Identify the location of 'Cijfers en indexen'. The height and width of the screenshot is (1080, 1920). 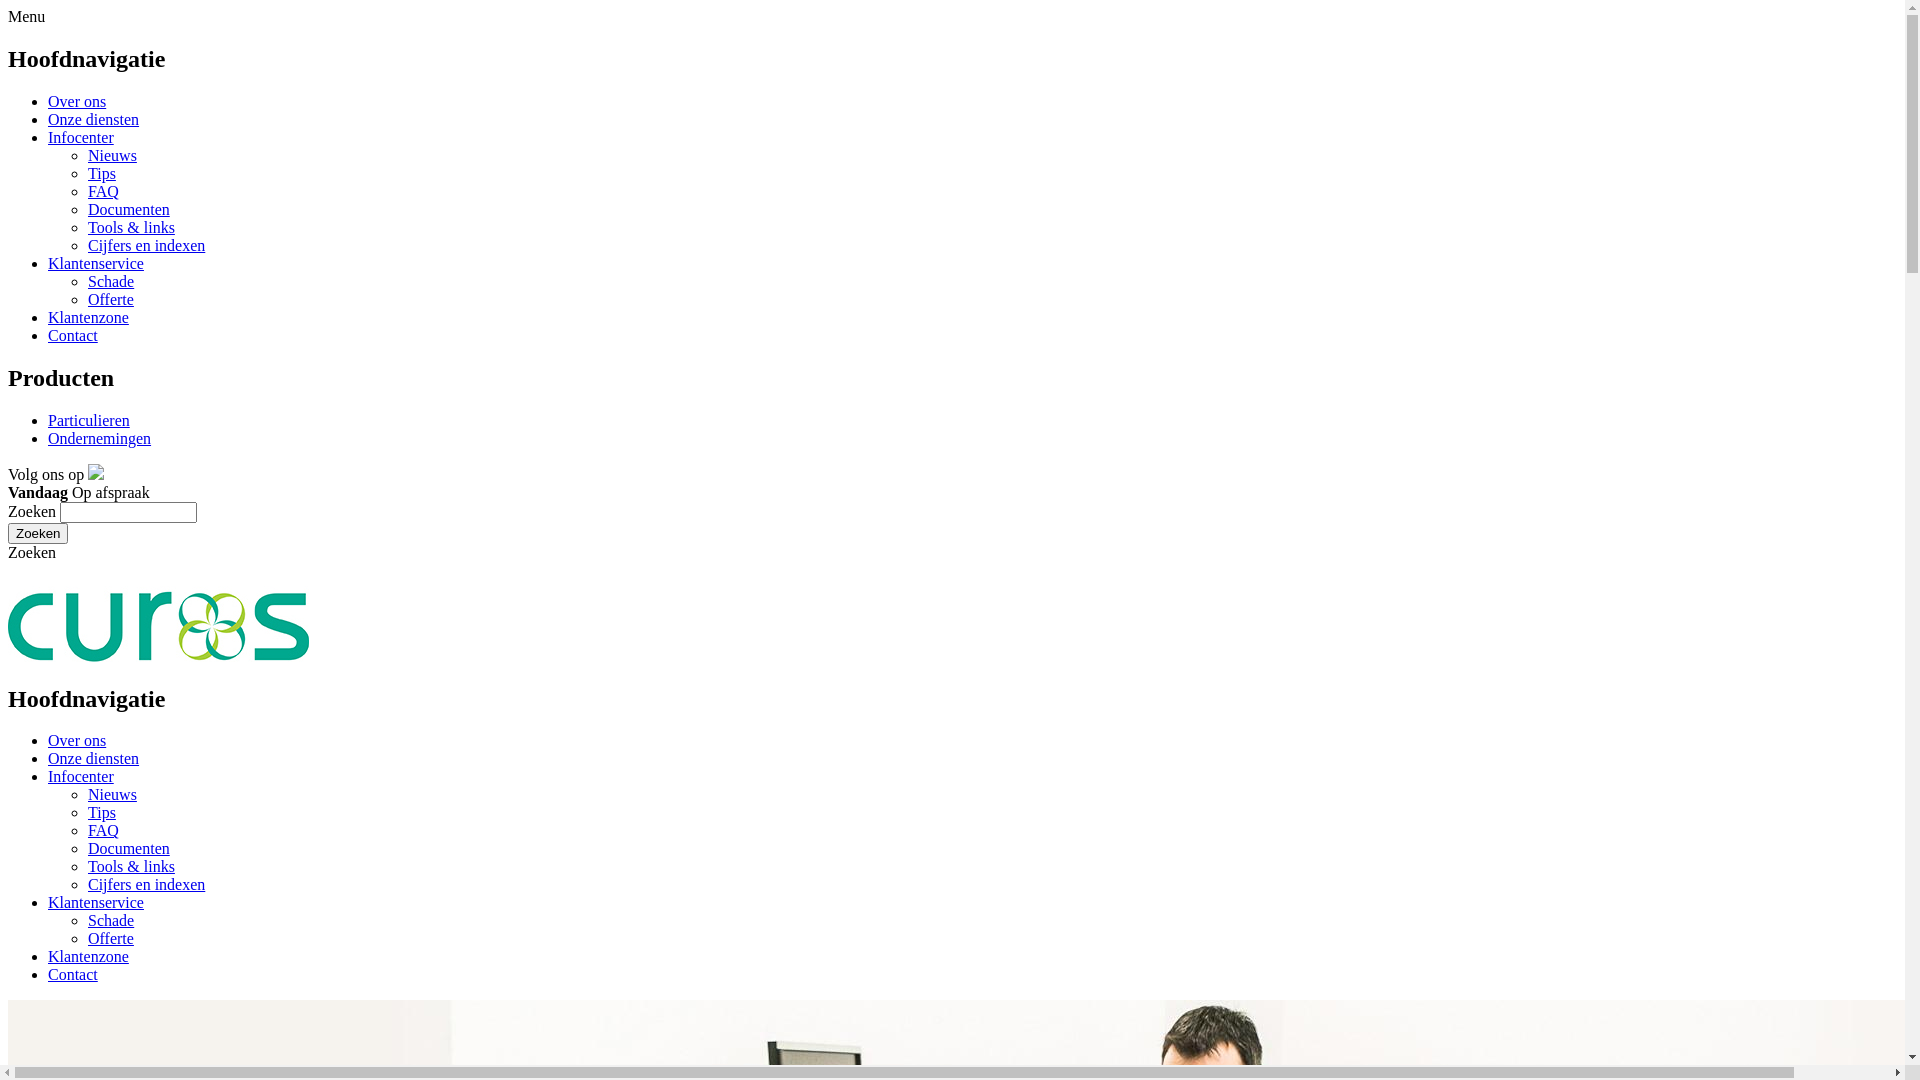
(145, 883).